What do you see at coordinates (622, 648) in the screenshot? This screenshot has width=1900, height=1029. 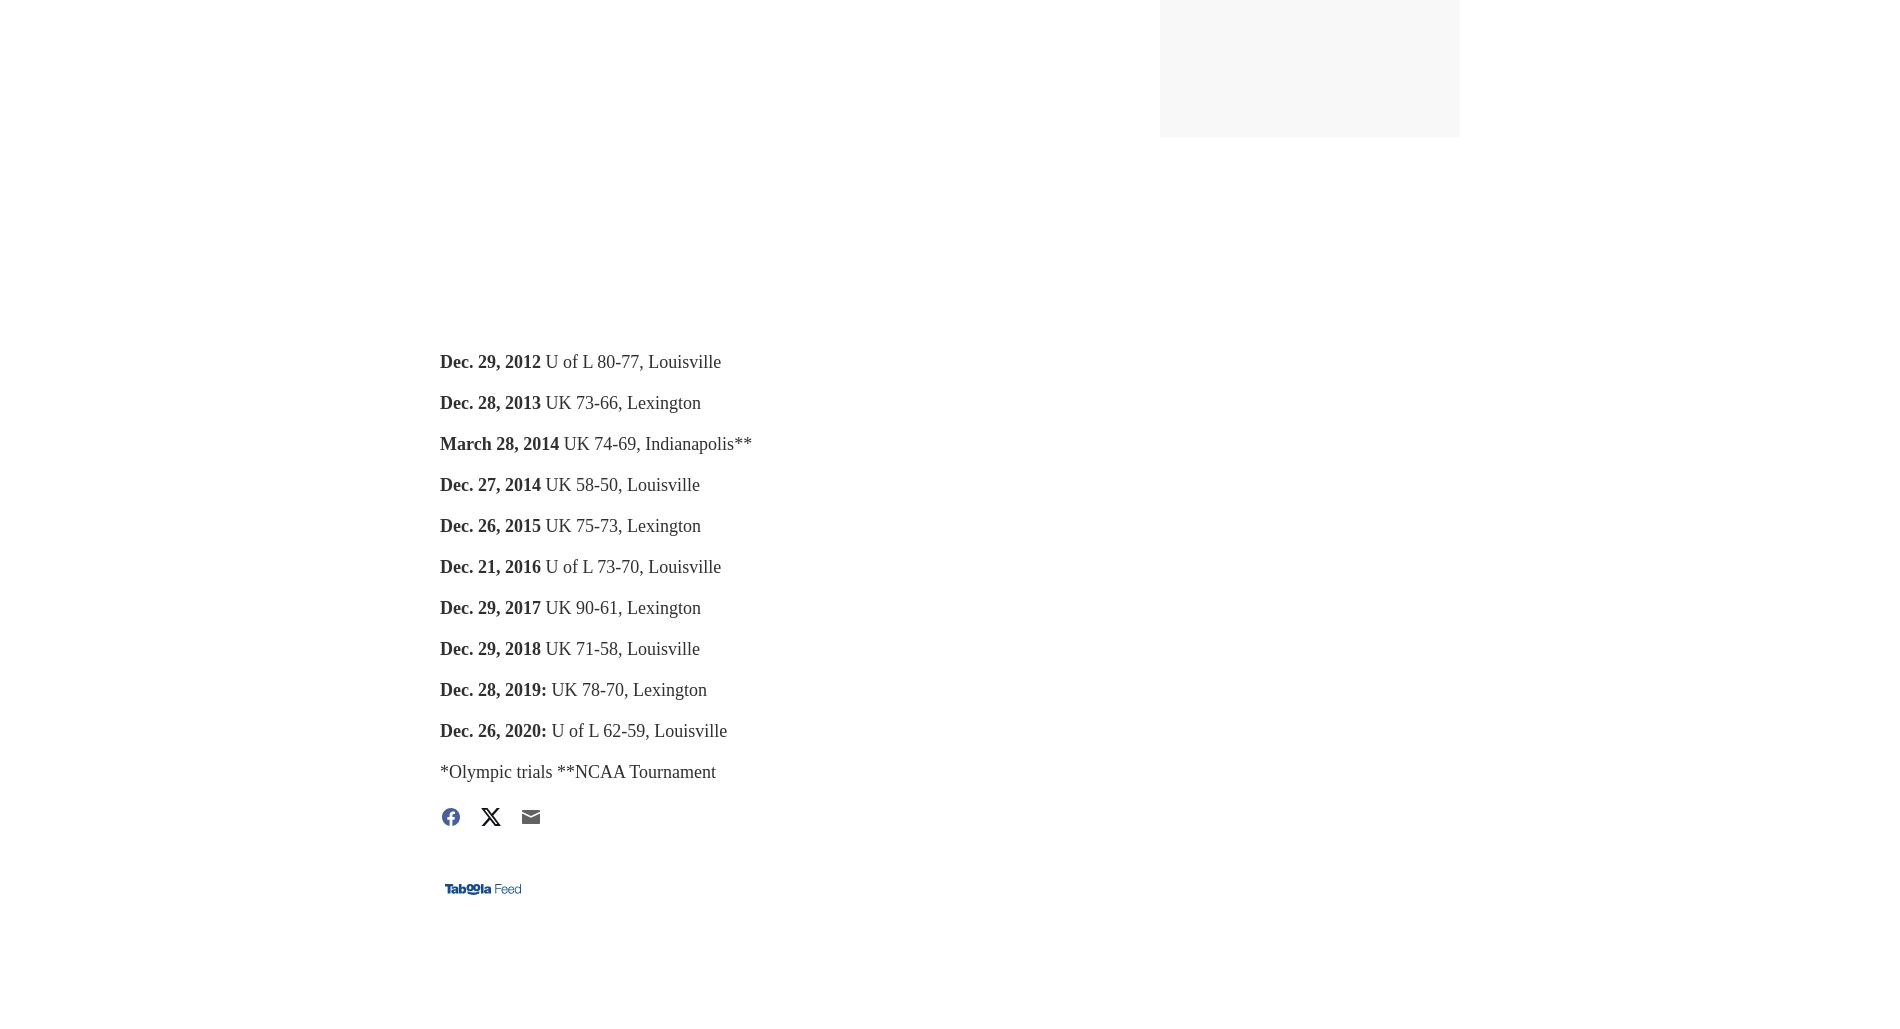 I see `'UK 71-58, Louisville'` at bounding box center [622, 648].